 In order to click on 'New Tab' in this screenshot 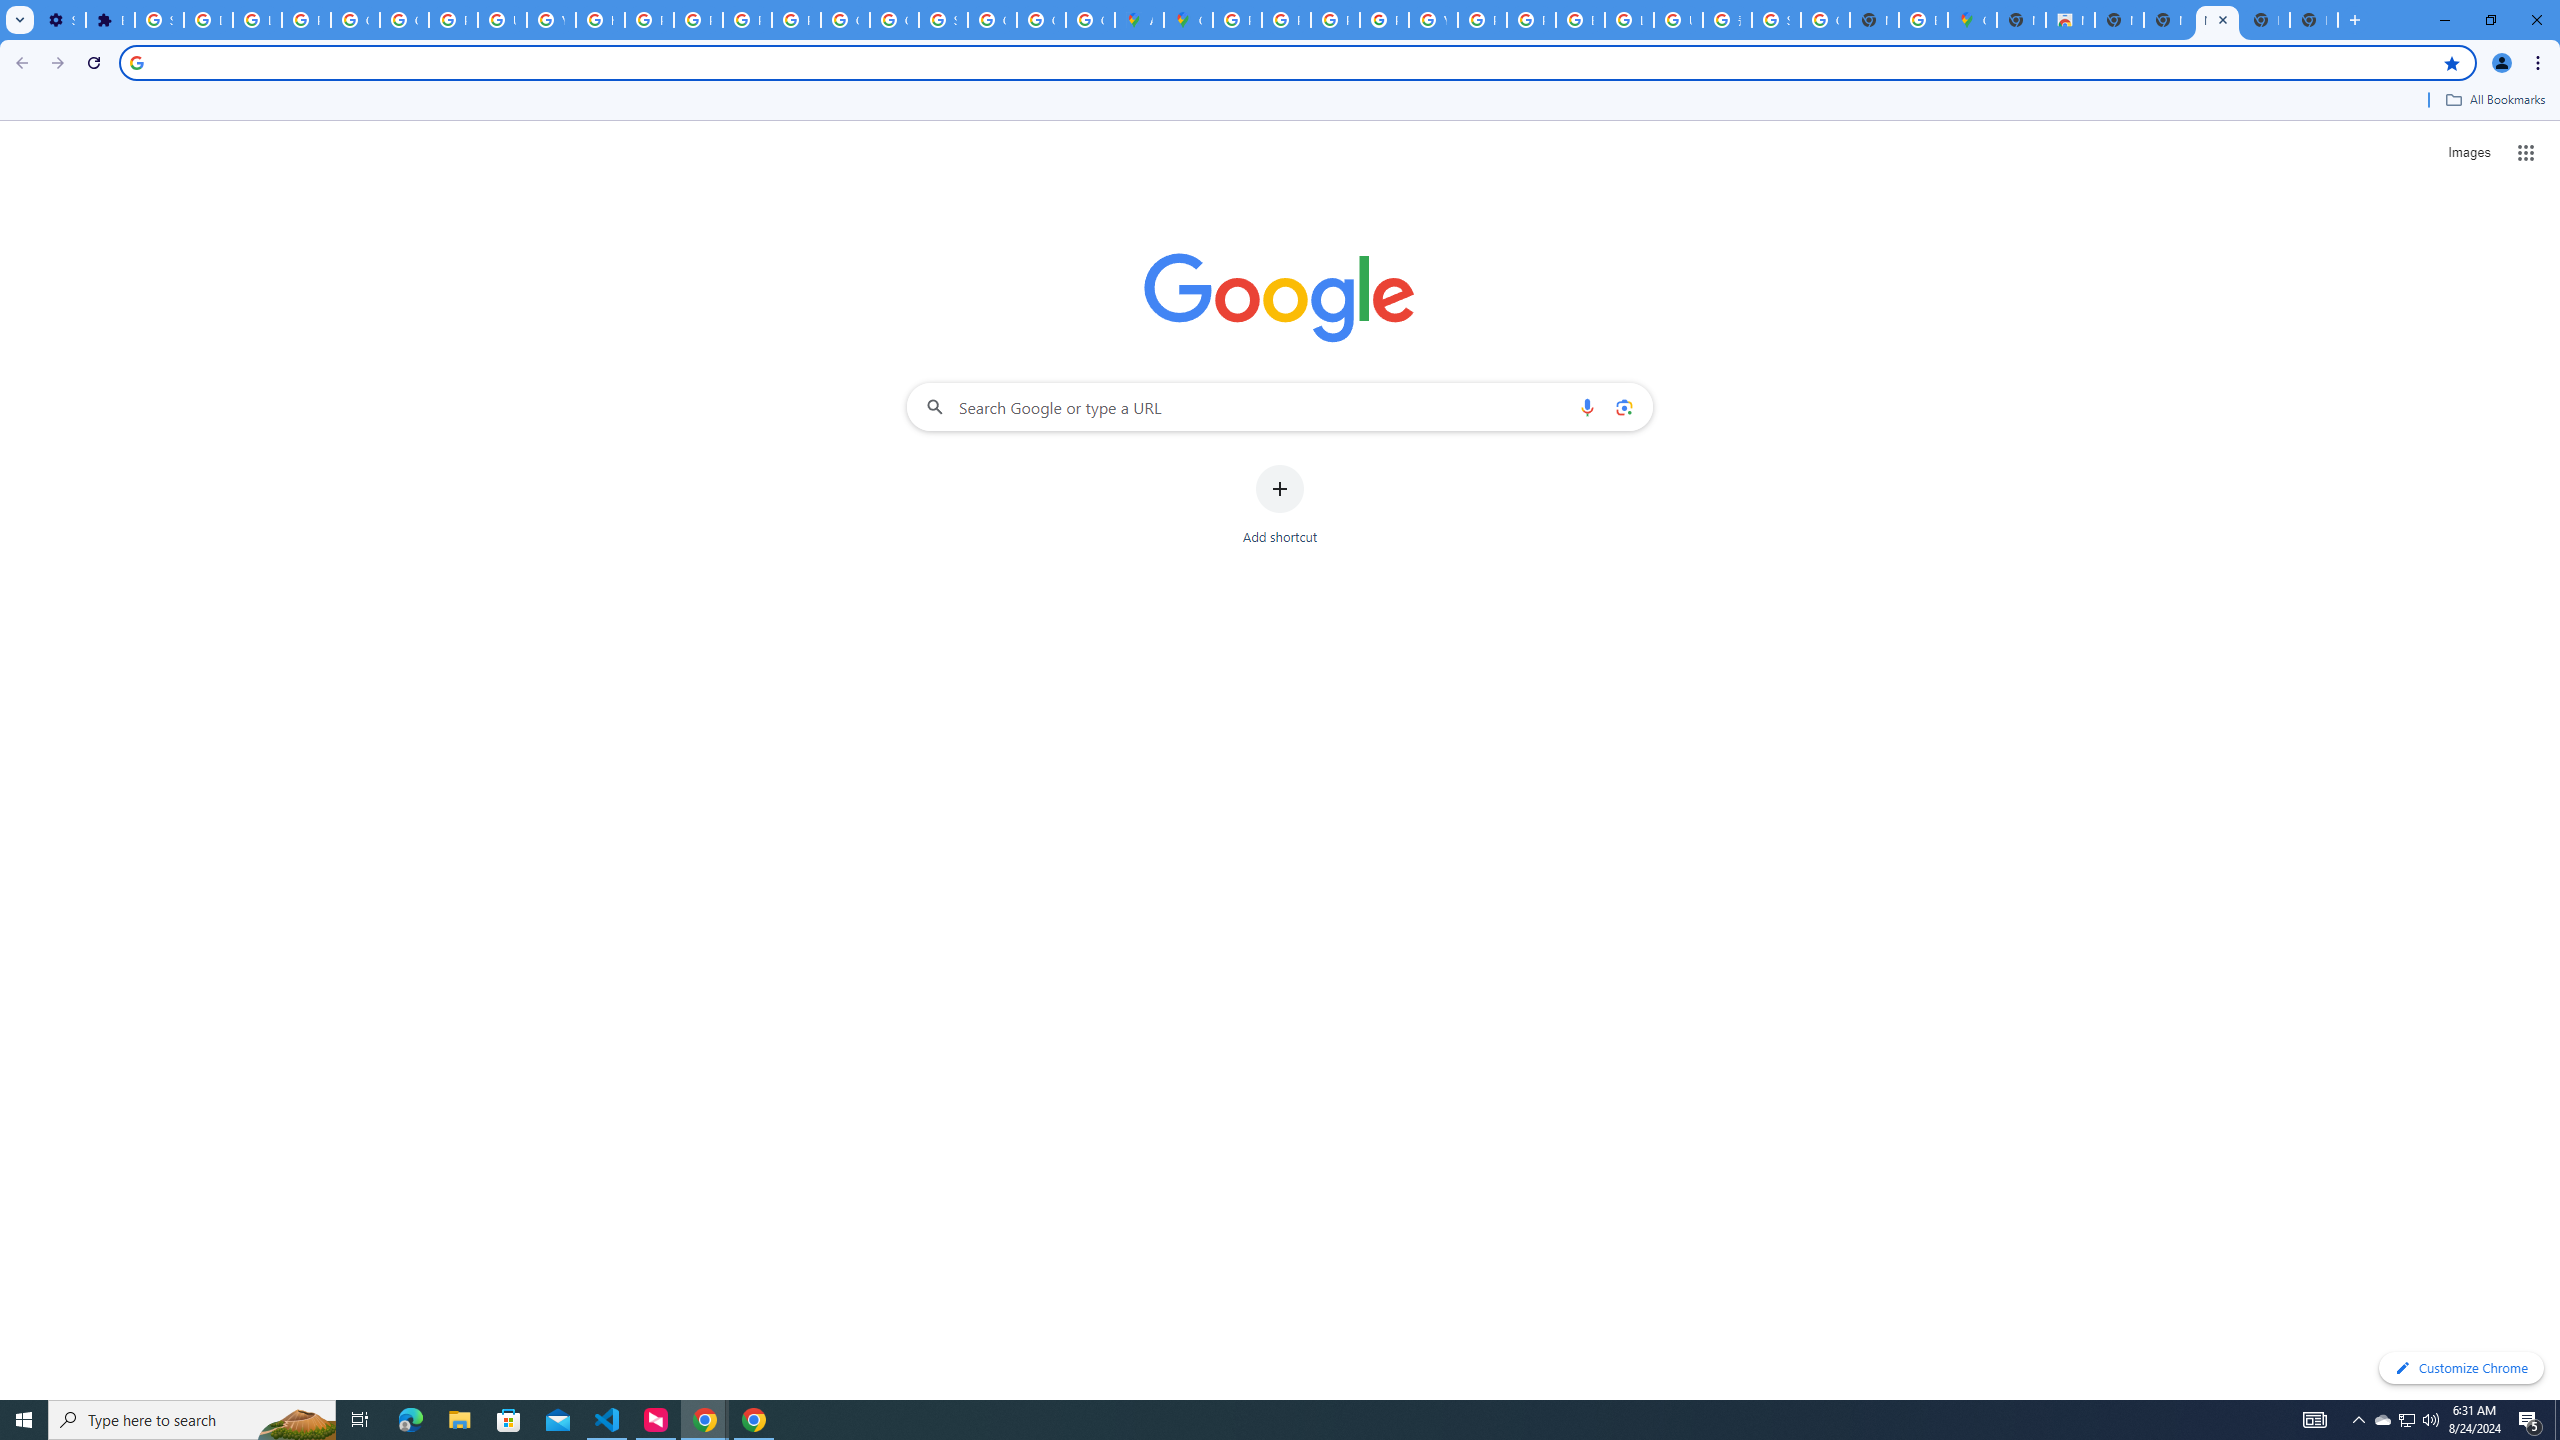, I will do `click(2265, 19)`.